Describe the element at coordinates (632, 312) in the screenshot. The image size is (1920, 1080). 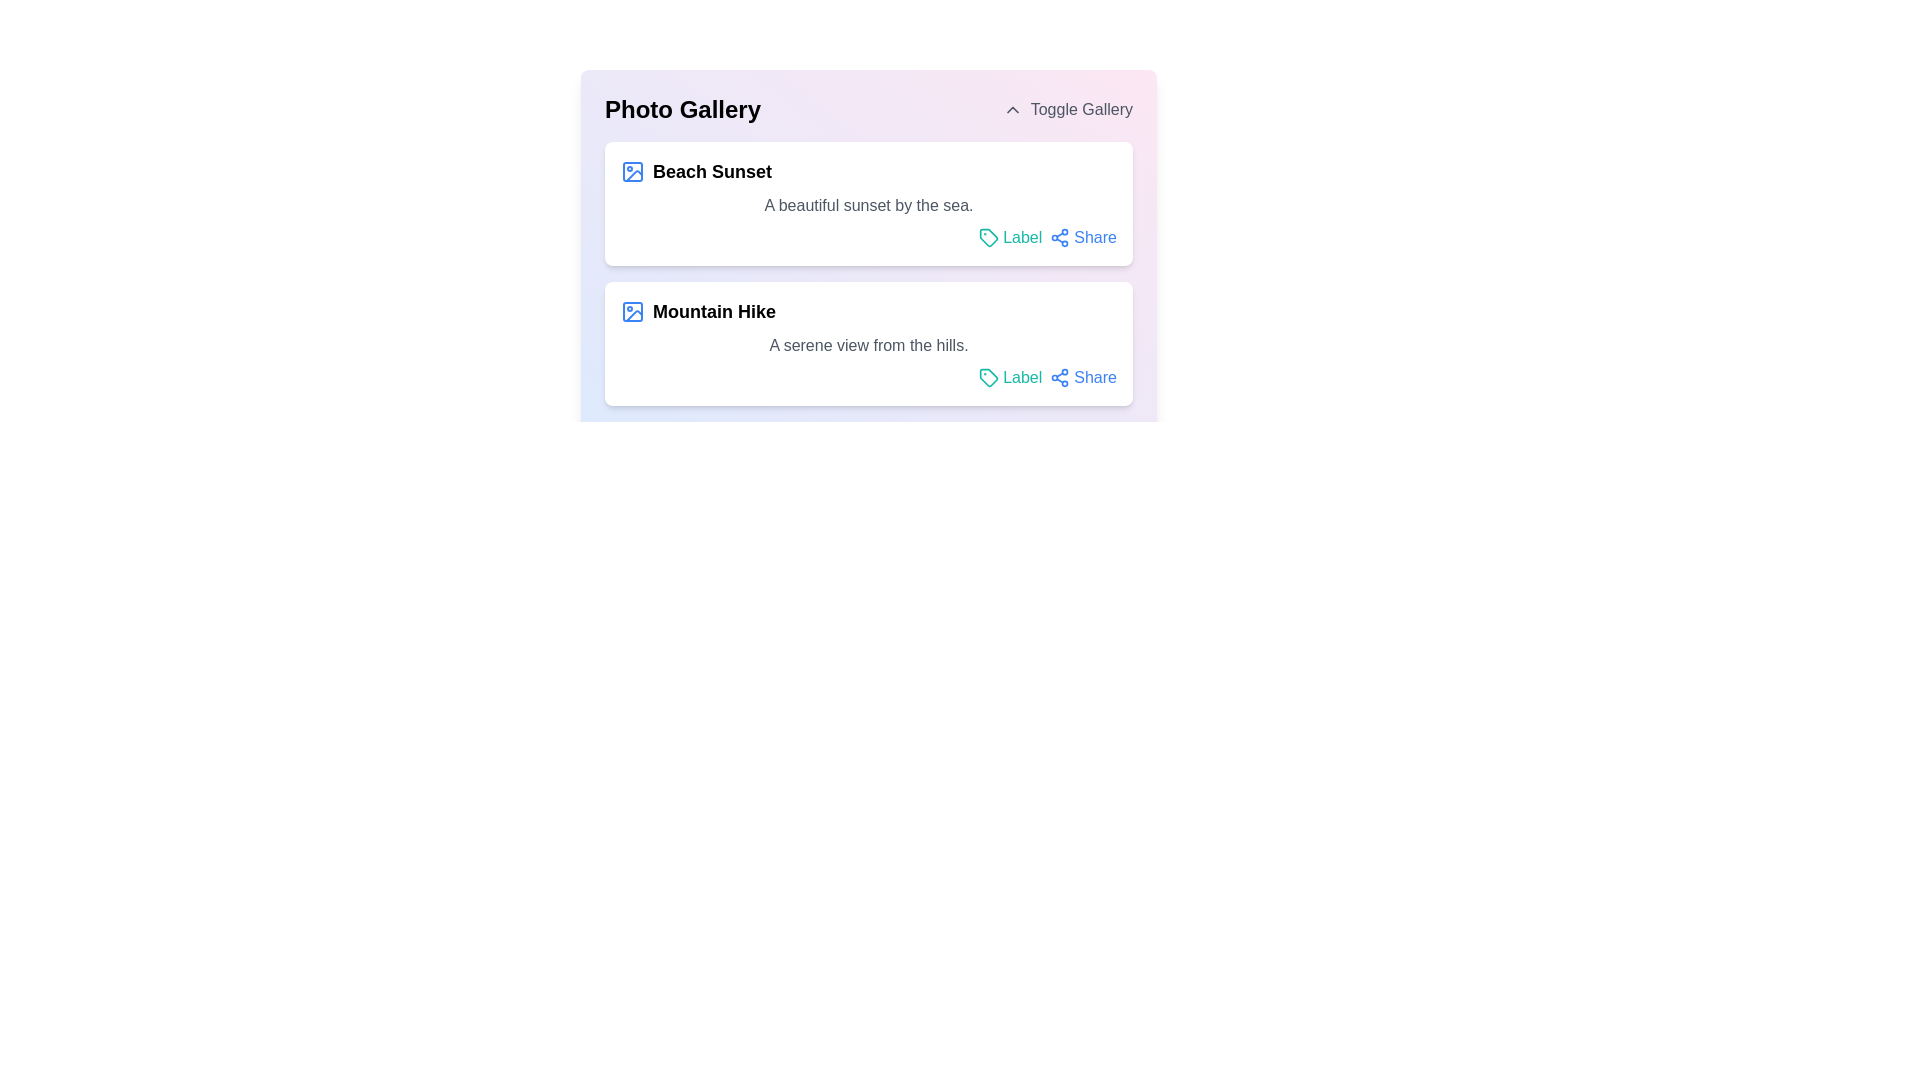
I see `the function of the icon resembling a picture frame located to the left of the text 'Mountain Hike' in the 'Photo Gallery' list` at that location.